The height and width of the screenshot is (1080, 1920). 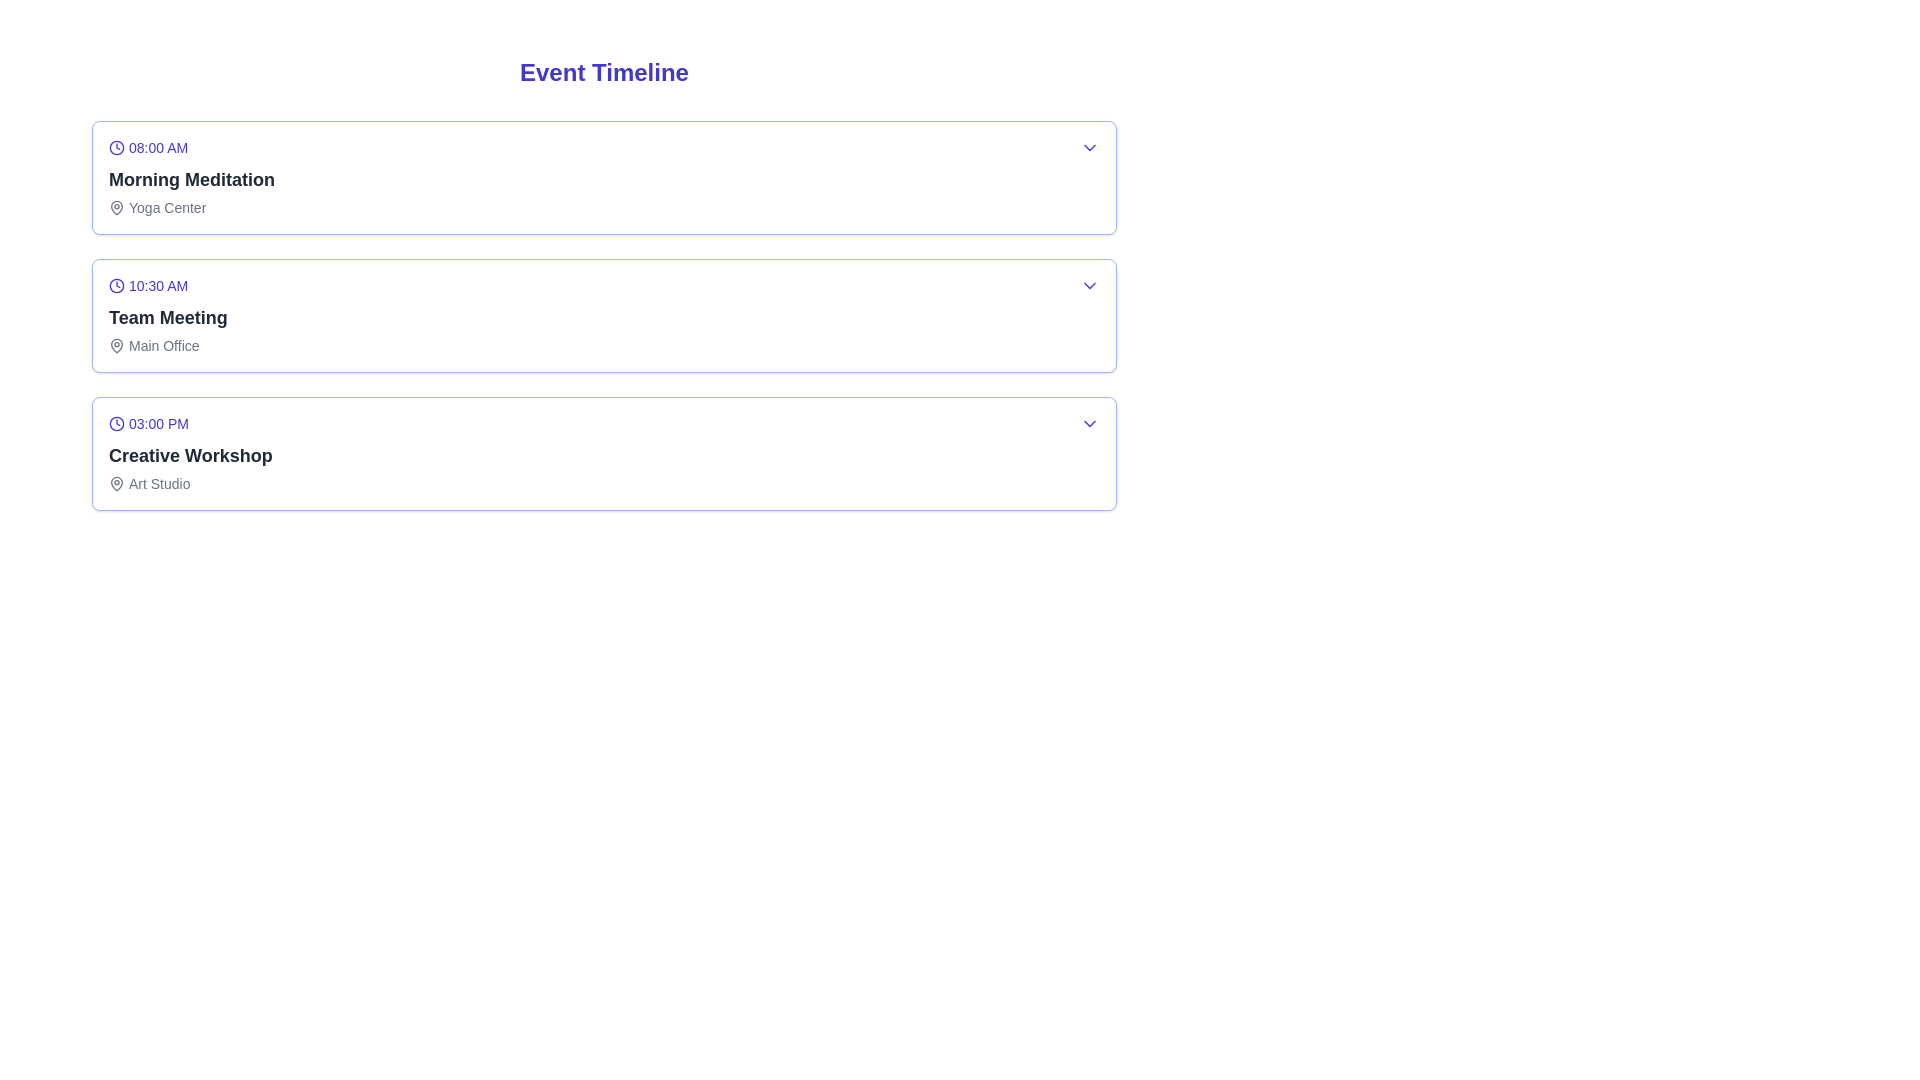 I want to click on the text heading element 'Event Timeline' which is prominently displayed at the top-center of the content area, so click(x=603, y=72).